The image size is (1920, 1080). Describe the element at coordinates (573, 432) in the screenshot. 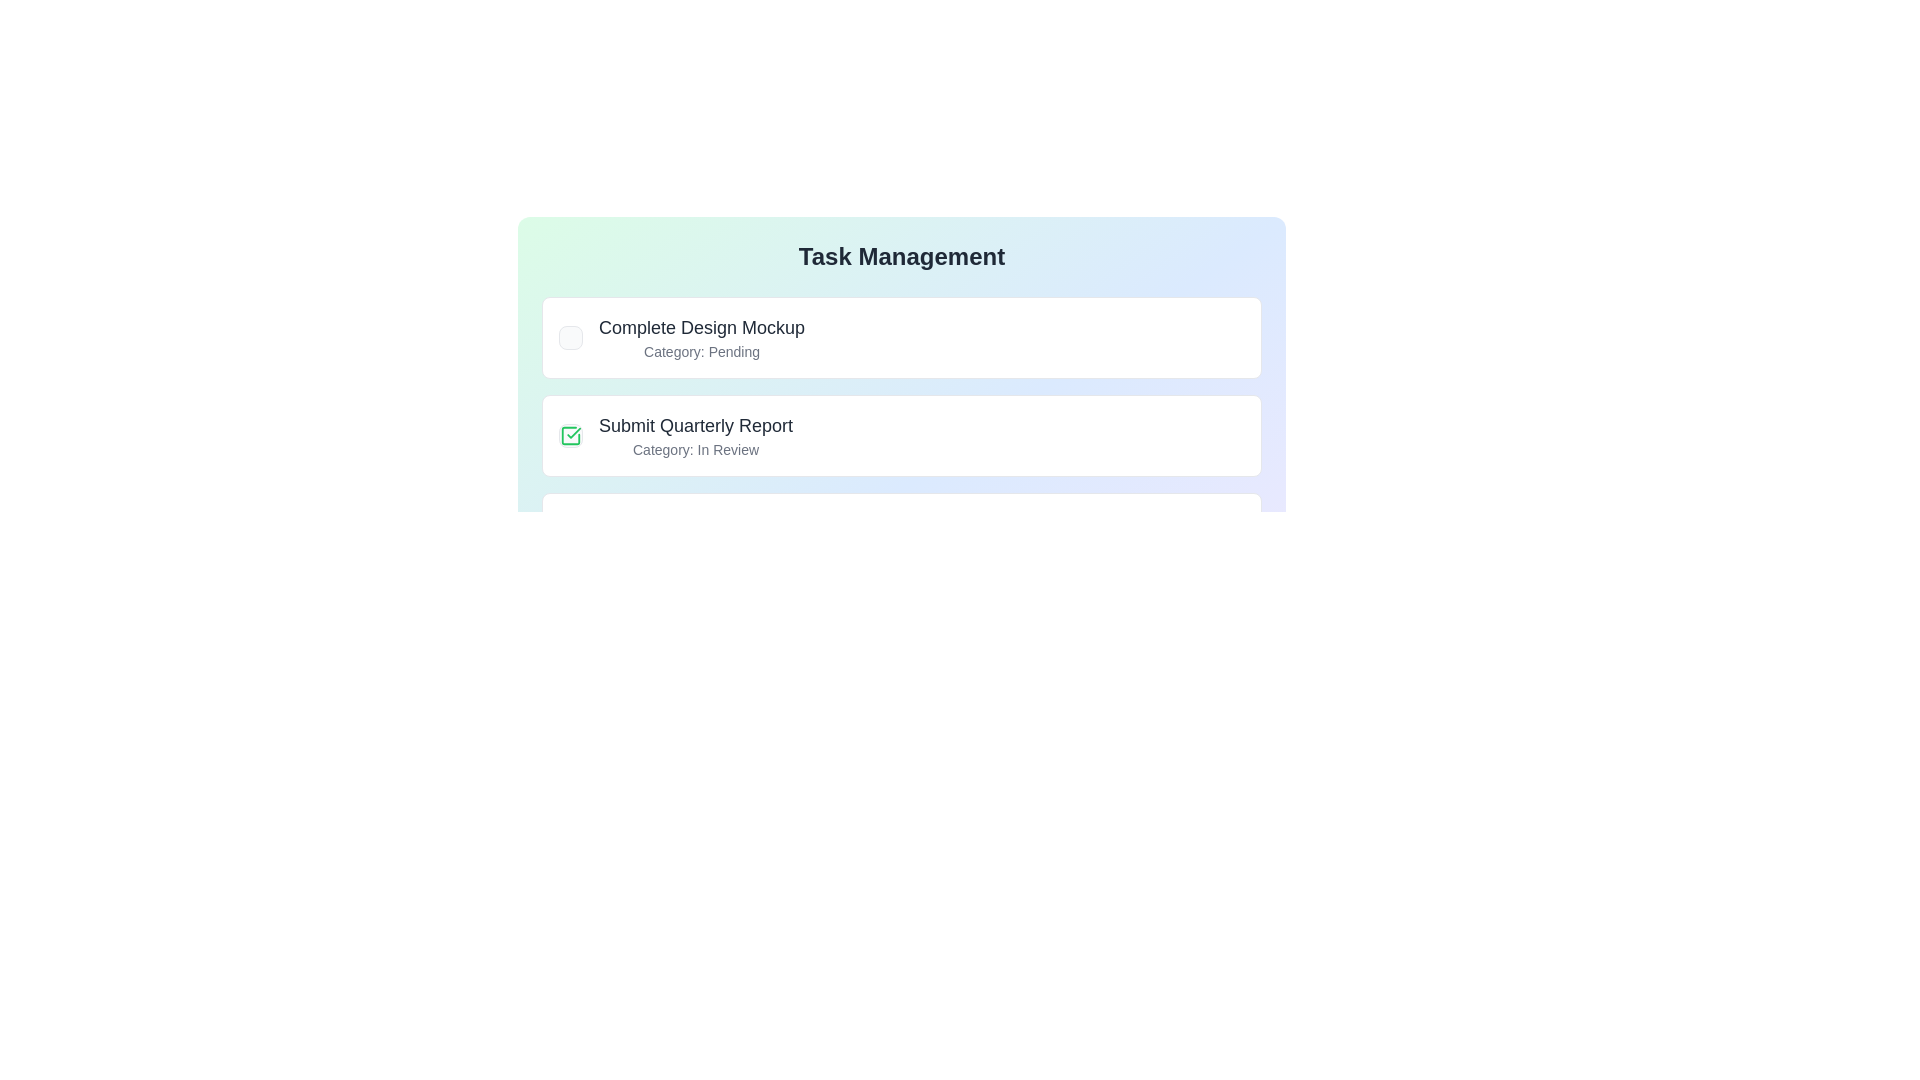

I see `the green checkmark icon indicating a 'checked' state, located in the bottom-right region of the 'Submit Quarterly Report' list item` at that location.